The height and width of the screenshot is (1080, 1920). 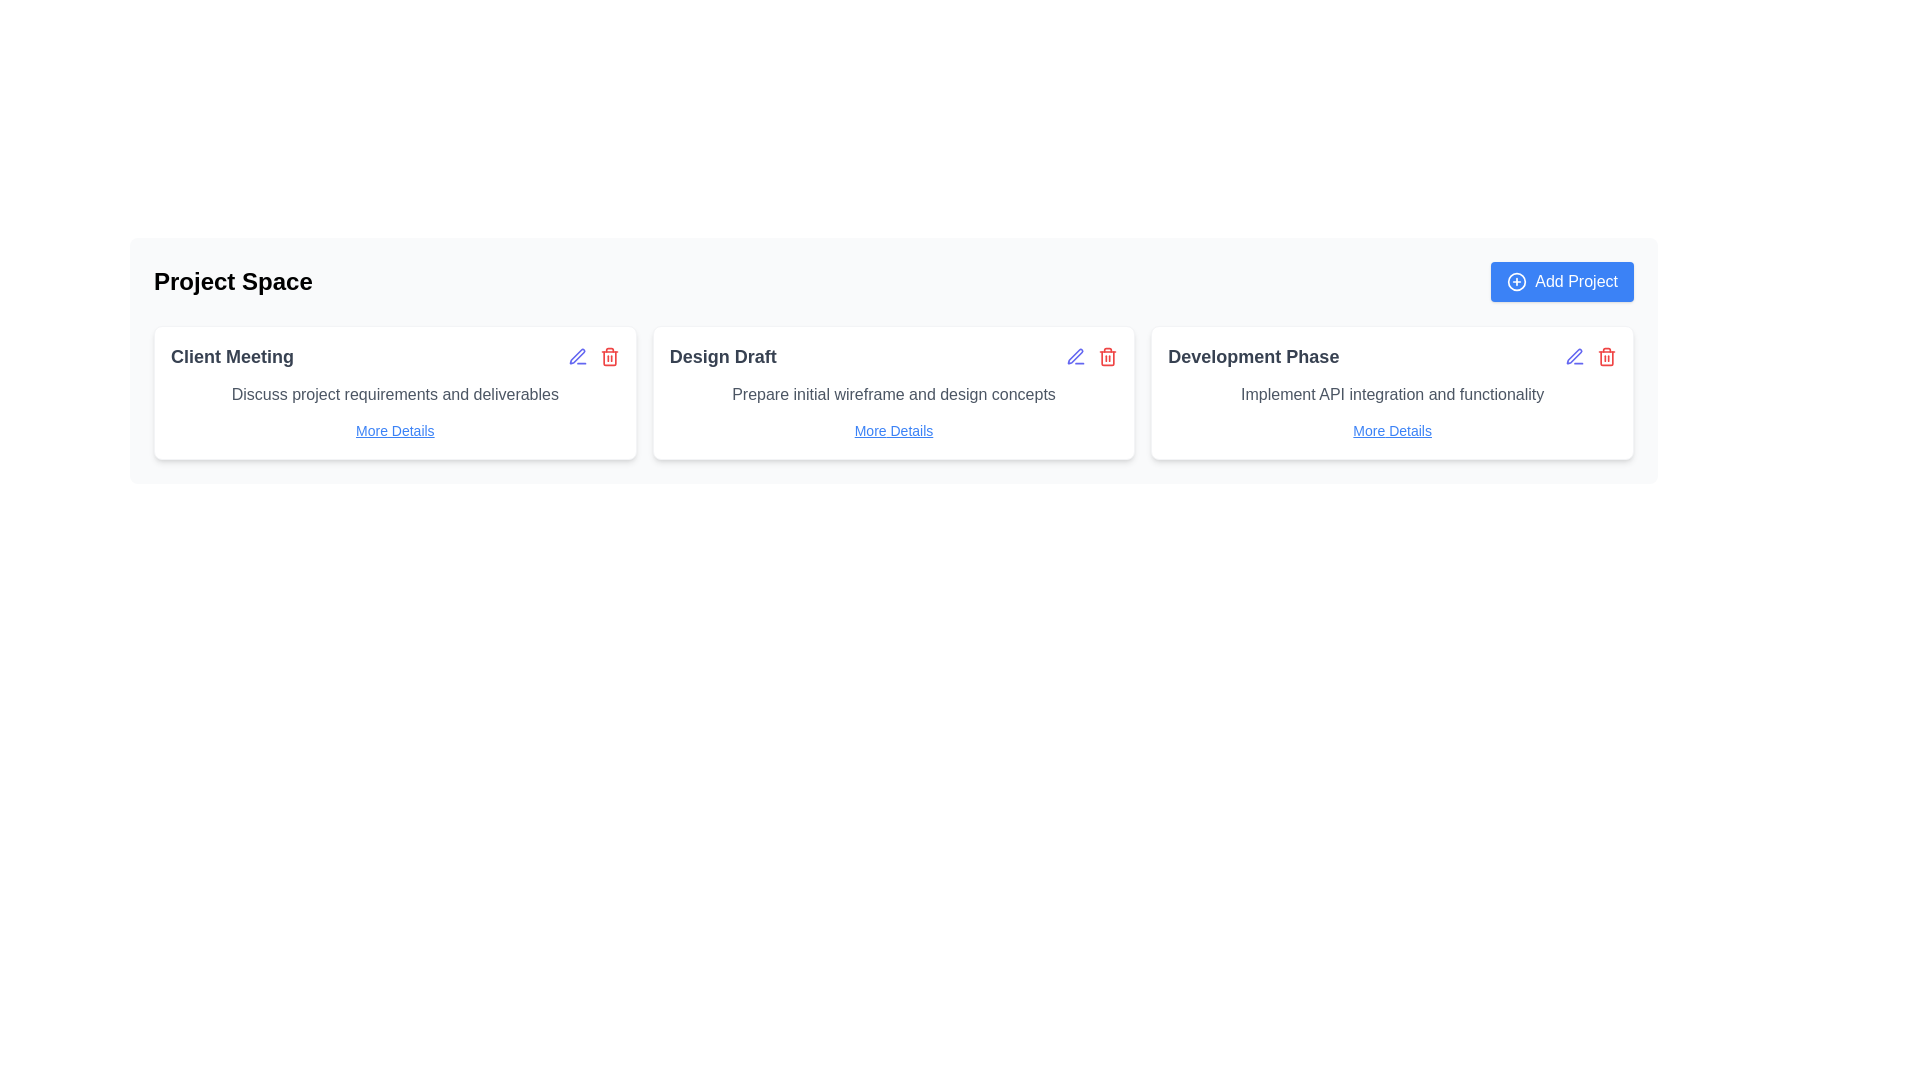 What do you see at coordinates (1391, 430) in the screenshot?
I see `the 'More Details' hyperlink styled in blue with an underline, located in the bottom-right corner of the 'Development Phase' card, below the description 'Implement API integration and functionality'` at bounding box center [1391, 430].